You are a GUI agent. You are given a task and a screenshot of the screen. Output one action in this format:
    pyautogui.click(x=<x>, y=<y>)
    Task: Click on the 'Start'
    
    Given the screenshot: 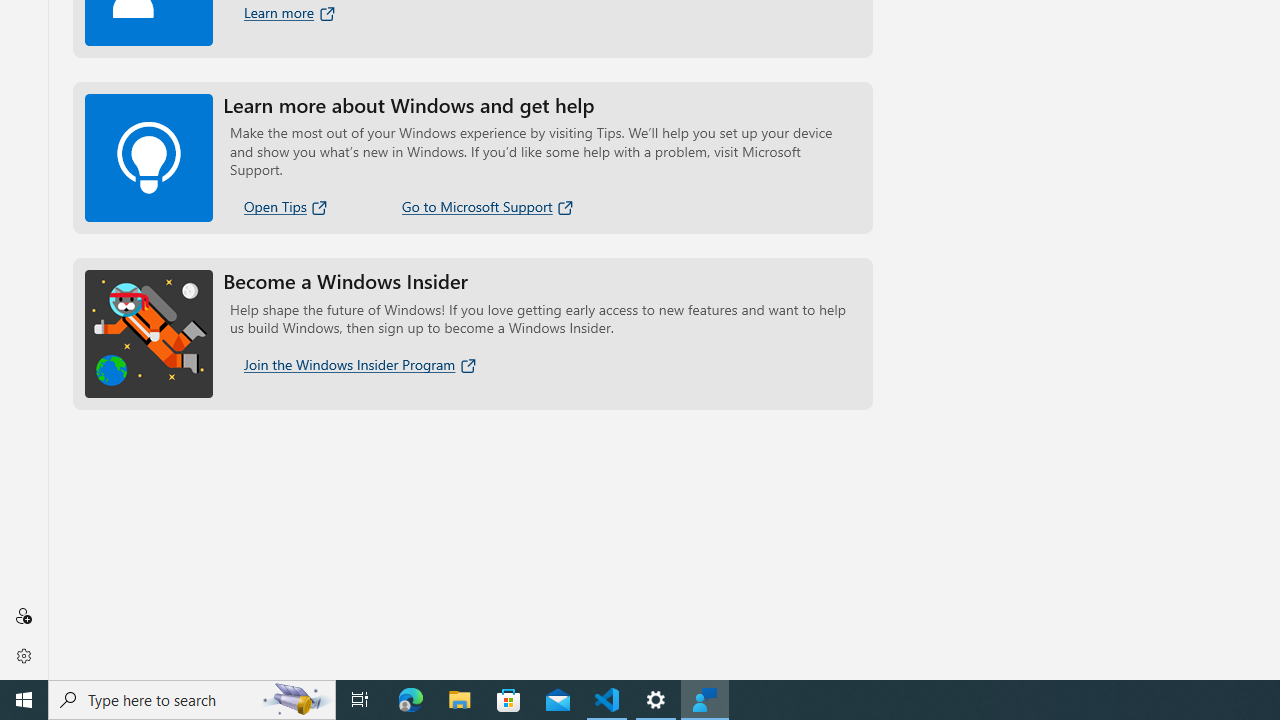 What is the action you would take?
    pyautogui.click(x=24, y=698)
    